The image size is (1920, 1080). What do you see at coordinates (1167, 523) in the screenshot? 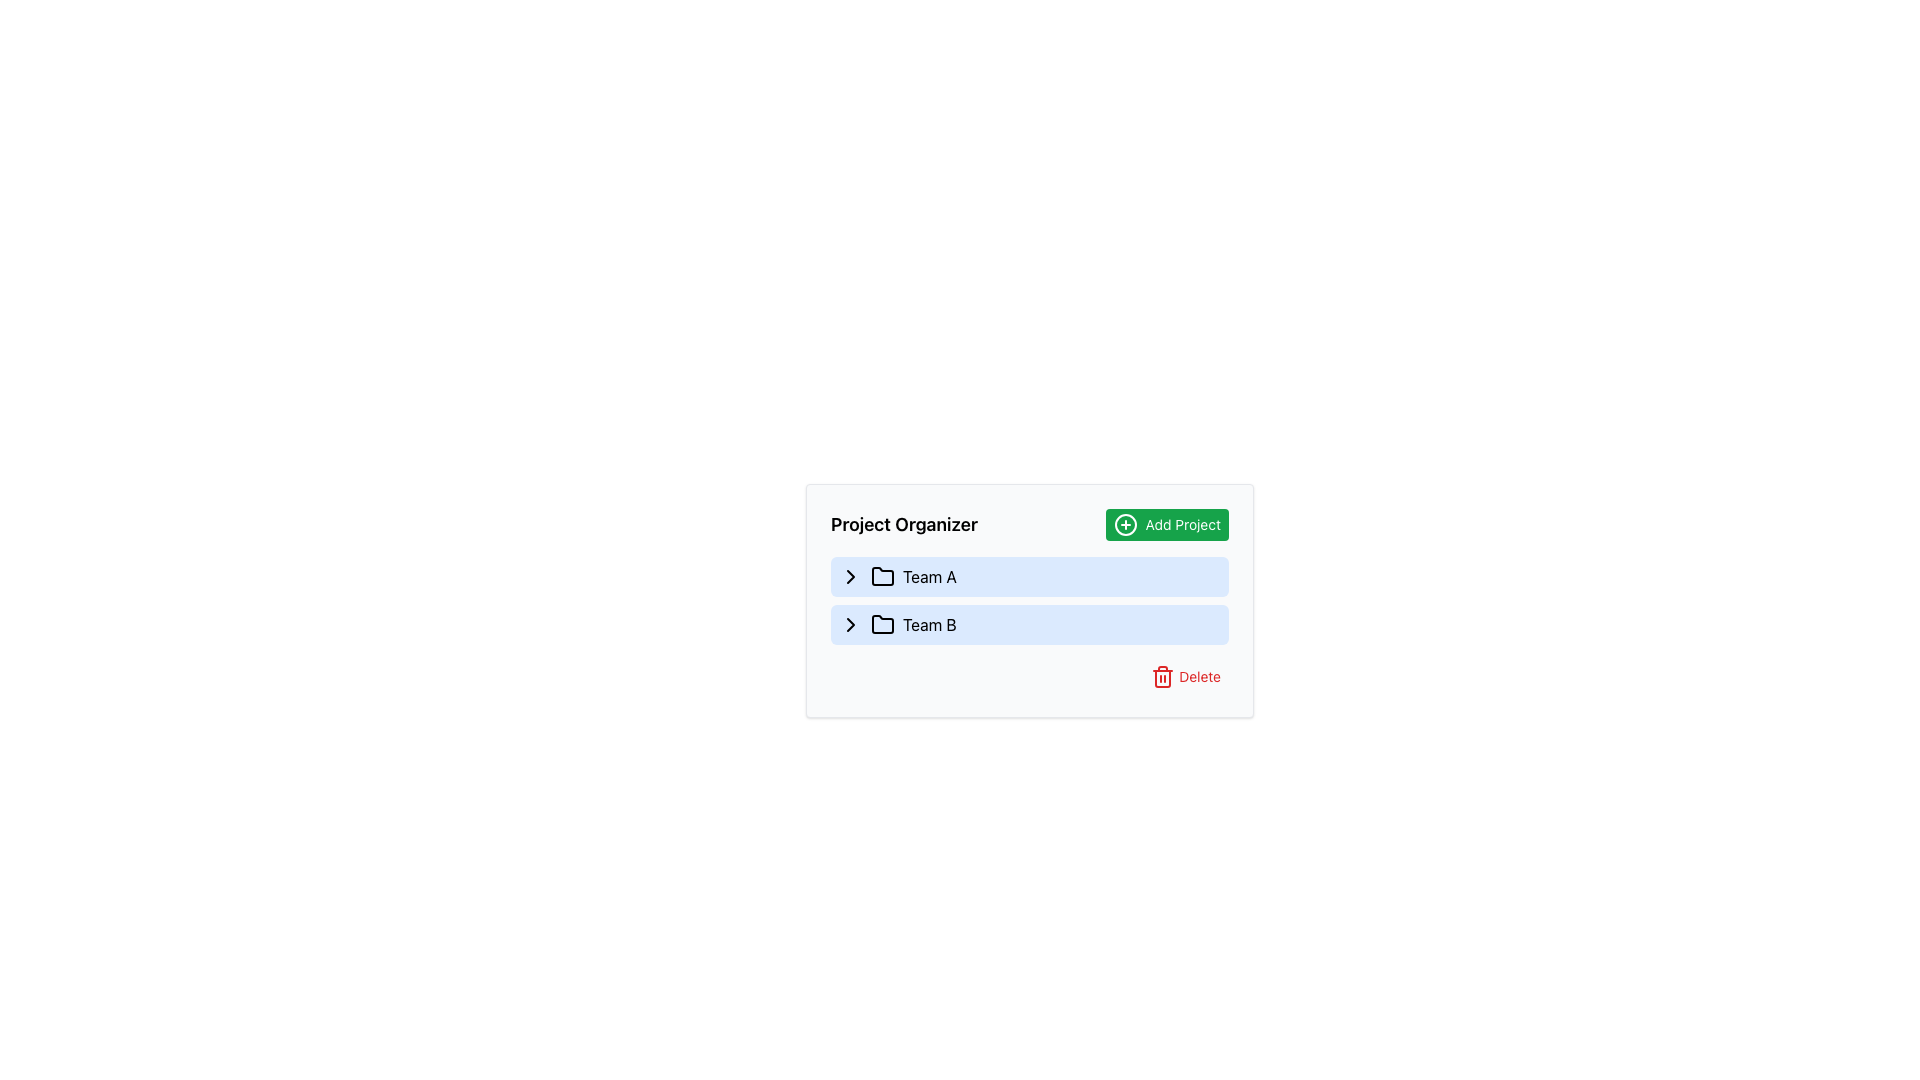
I see `the button located at the top-right corner of the 'Project Organizer' interface` at bounding box center [1167, 523].